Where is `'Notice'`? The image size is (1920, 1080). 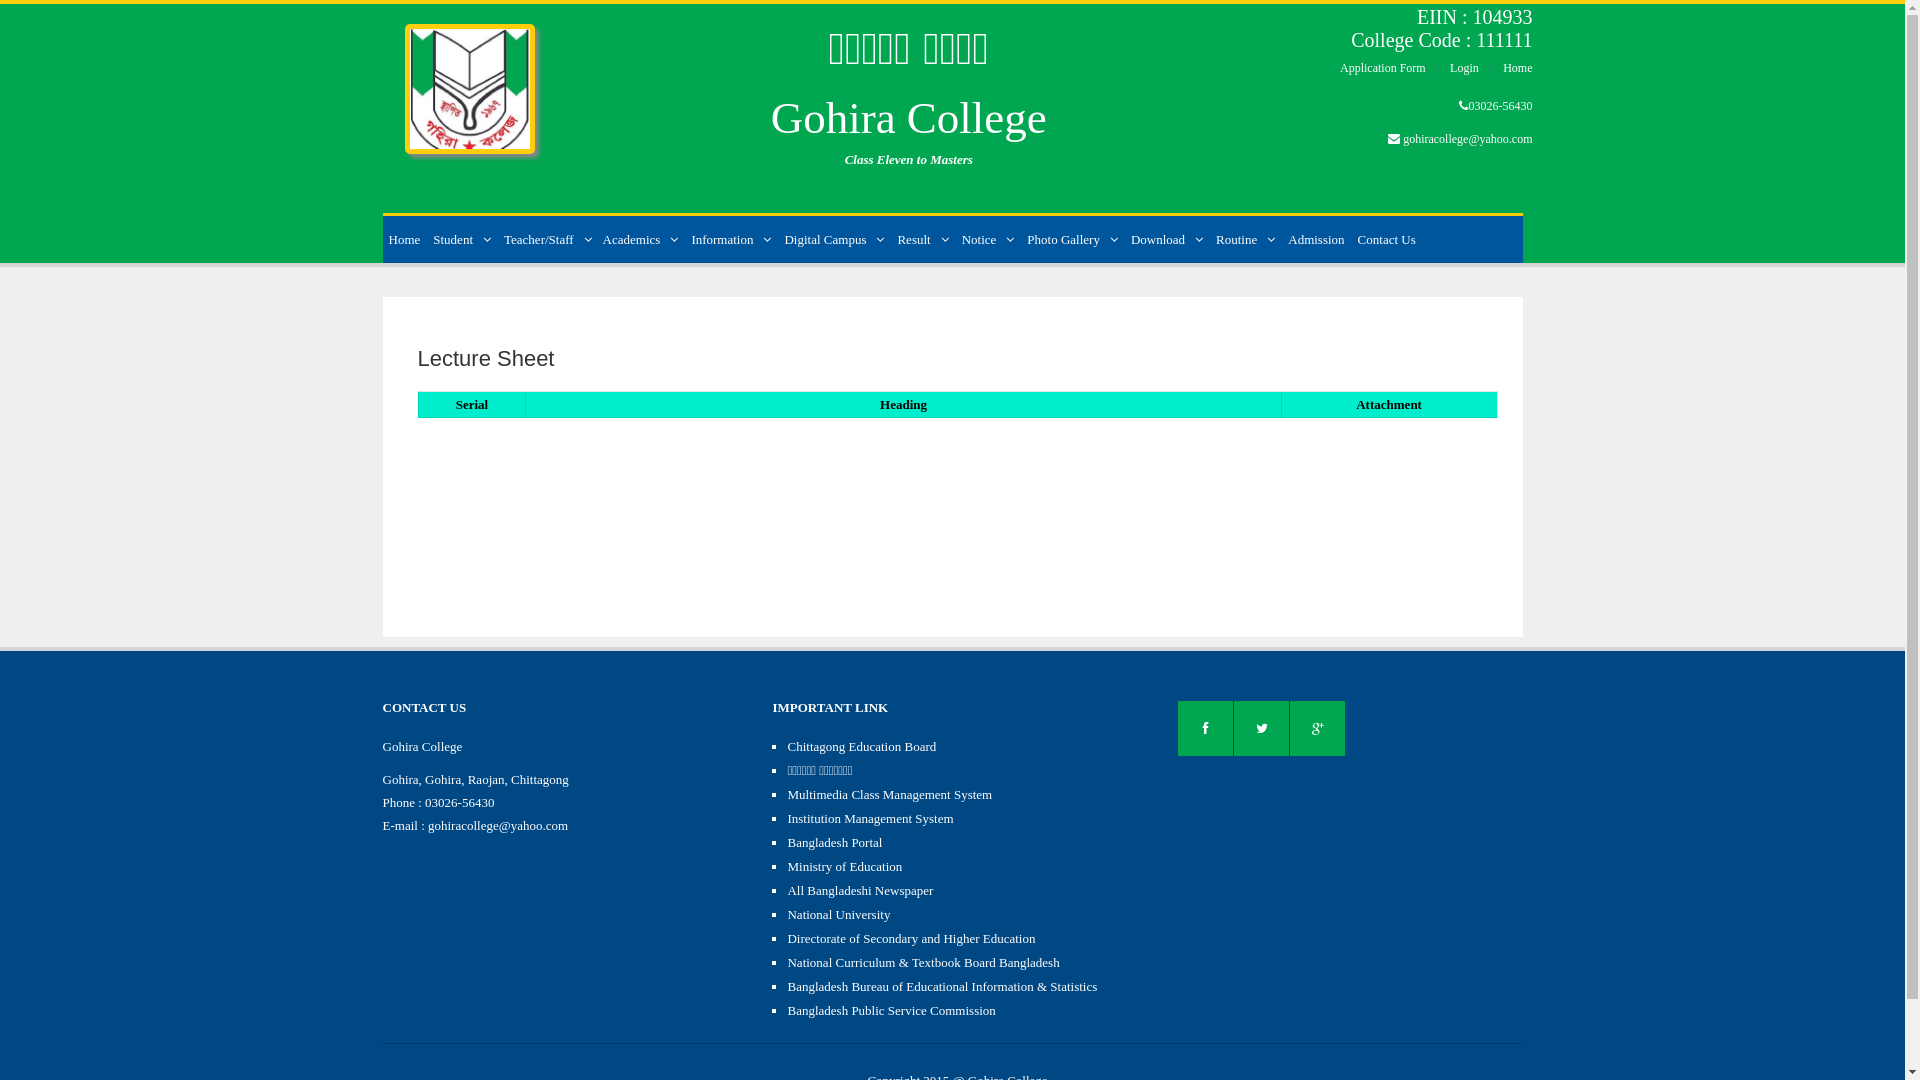 'Notice' is located at coordinates (954, 238).